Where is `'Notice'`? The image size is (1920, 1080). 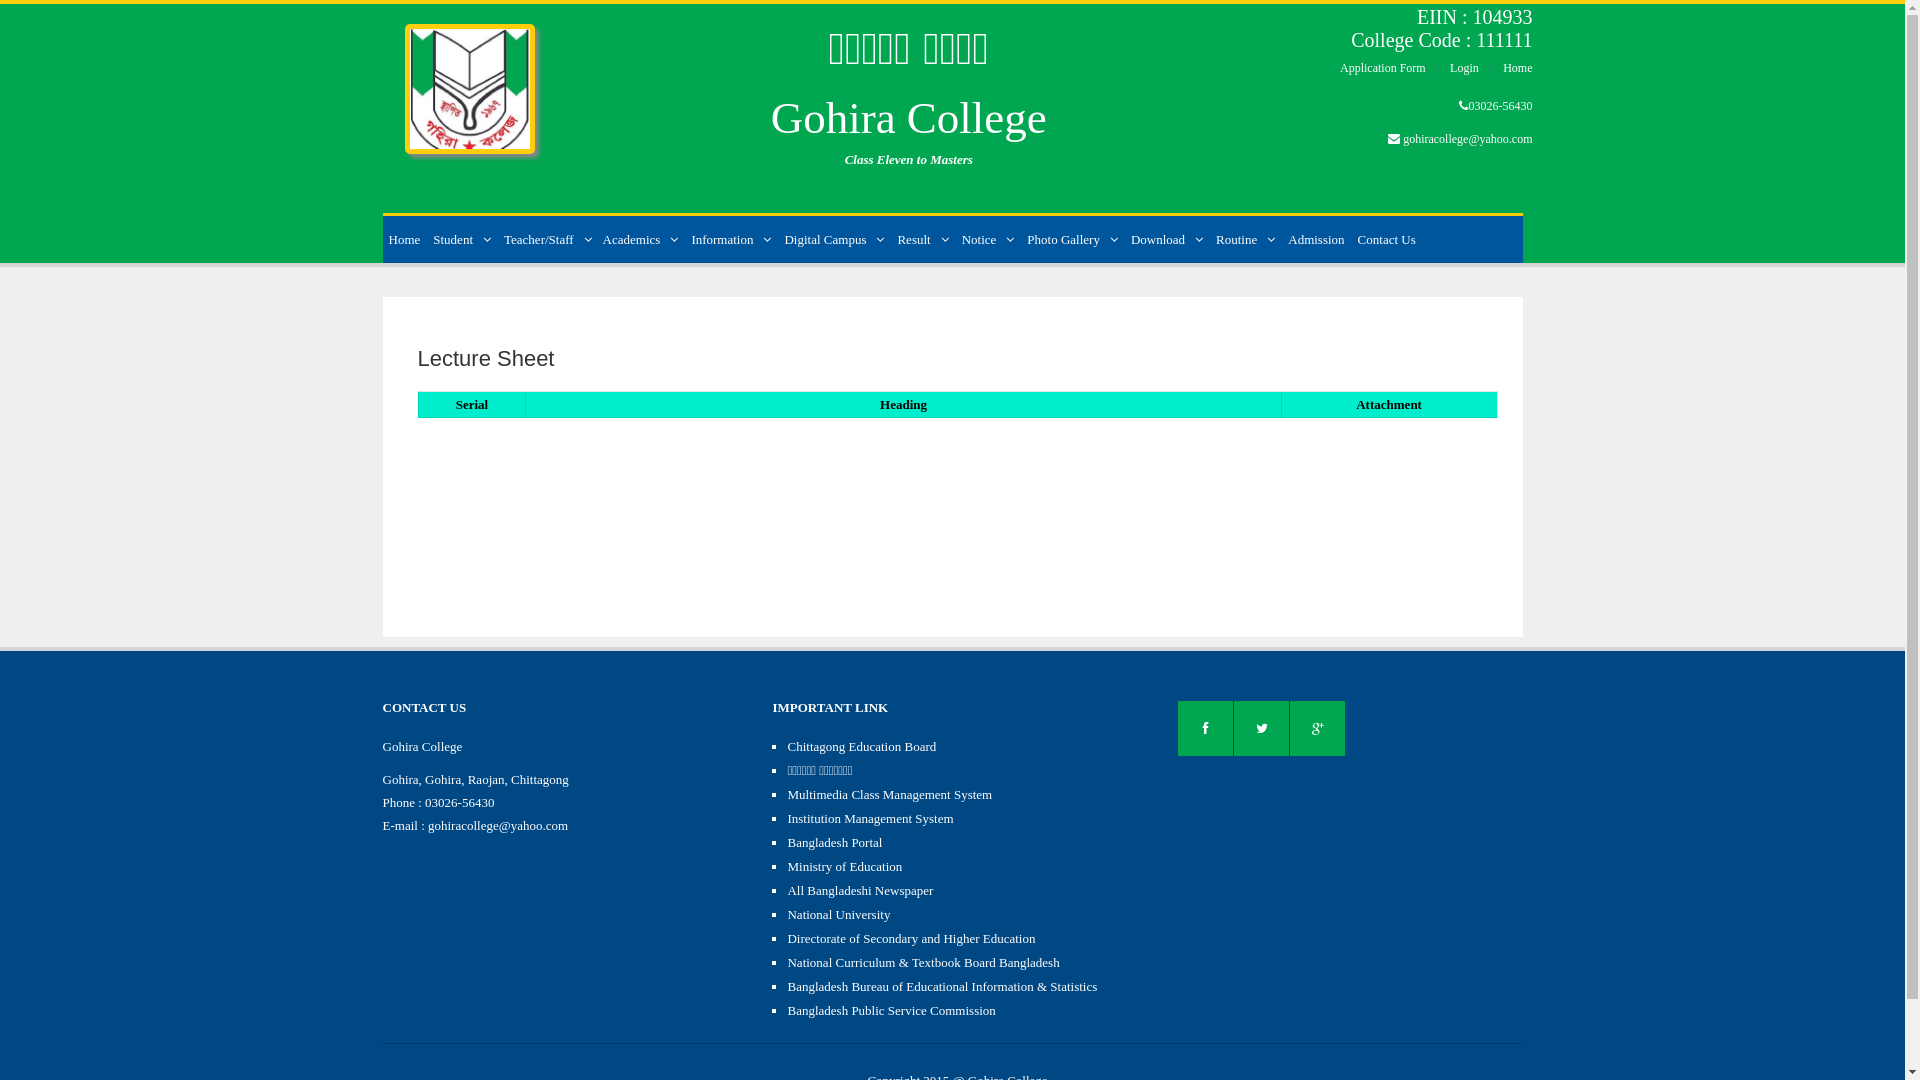 'Notice' is located at coordinates (954, 238).